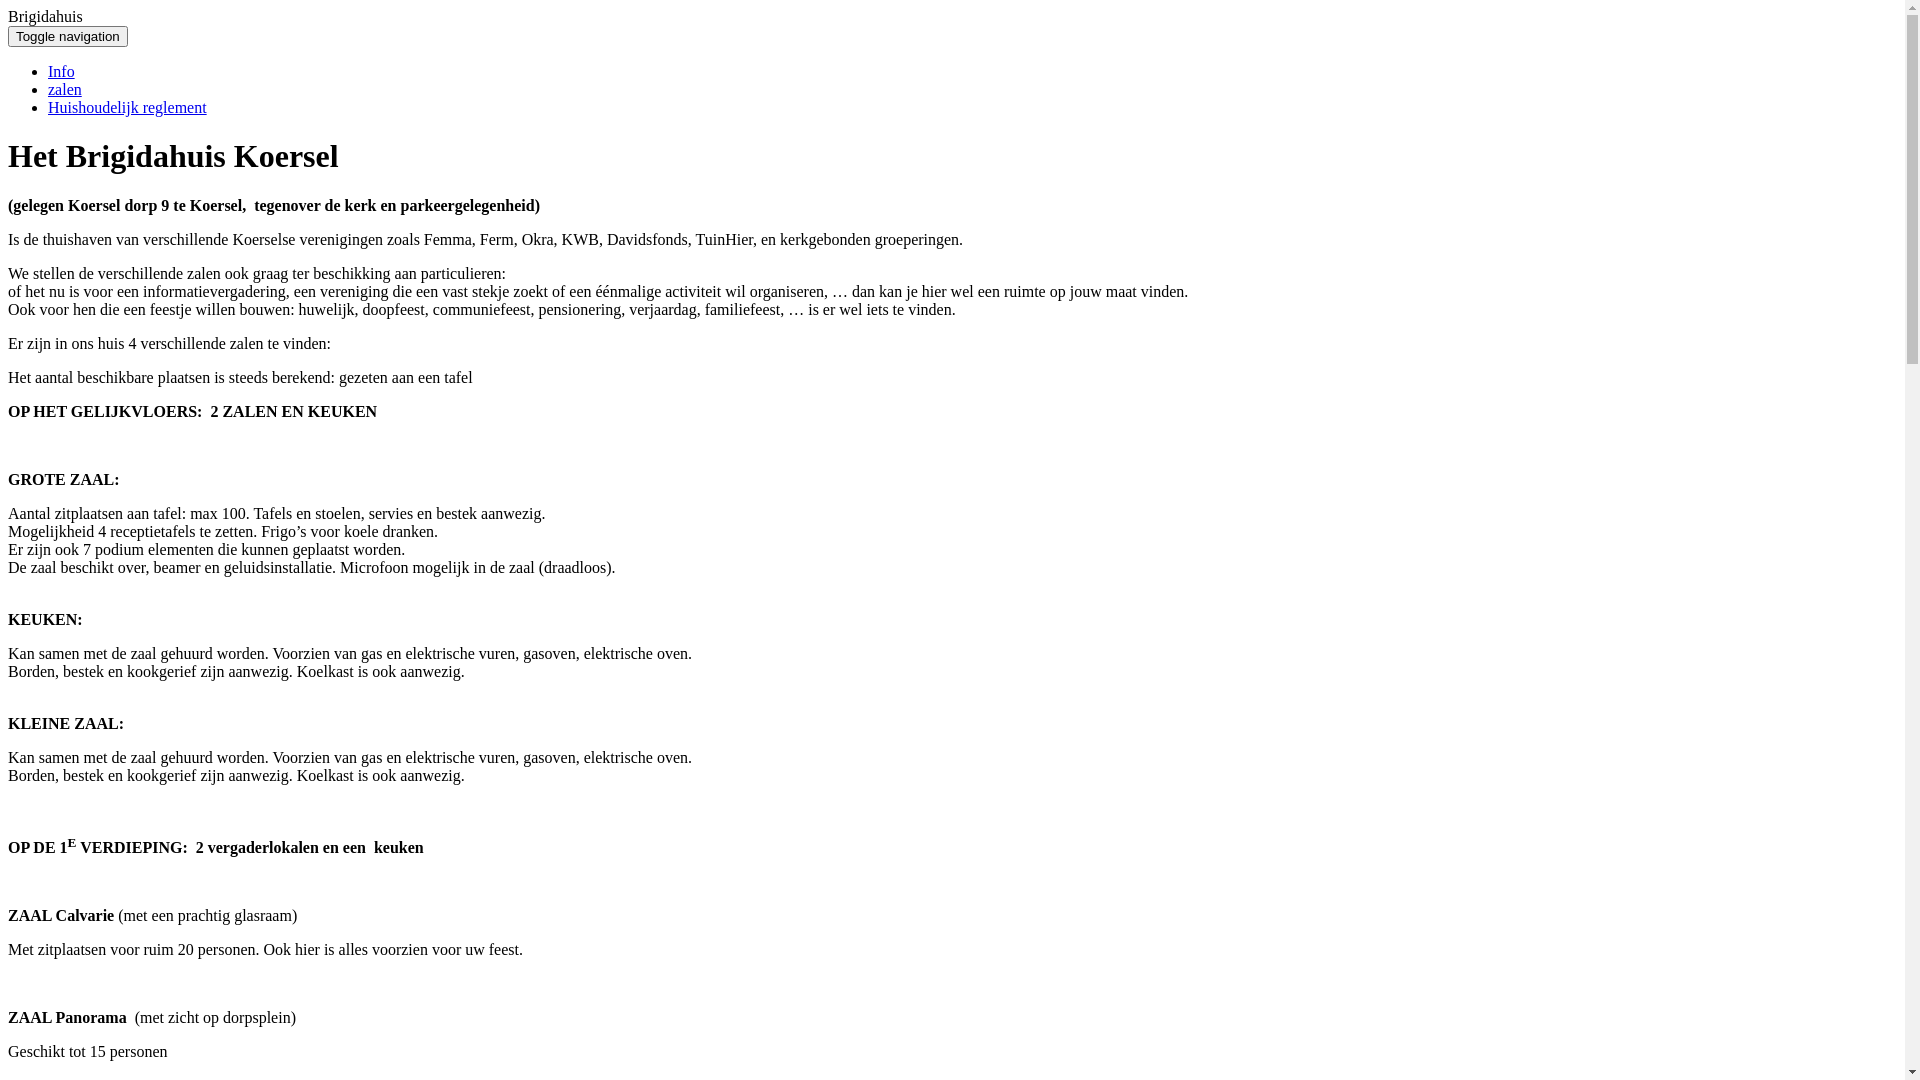 This screenshot has height=1080, width=1920. What do you see at coordinates (61, 70) in the screenshot?
I see `'Info'` at bounding box center [61, 70].